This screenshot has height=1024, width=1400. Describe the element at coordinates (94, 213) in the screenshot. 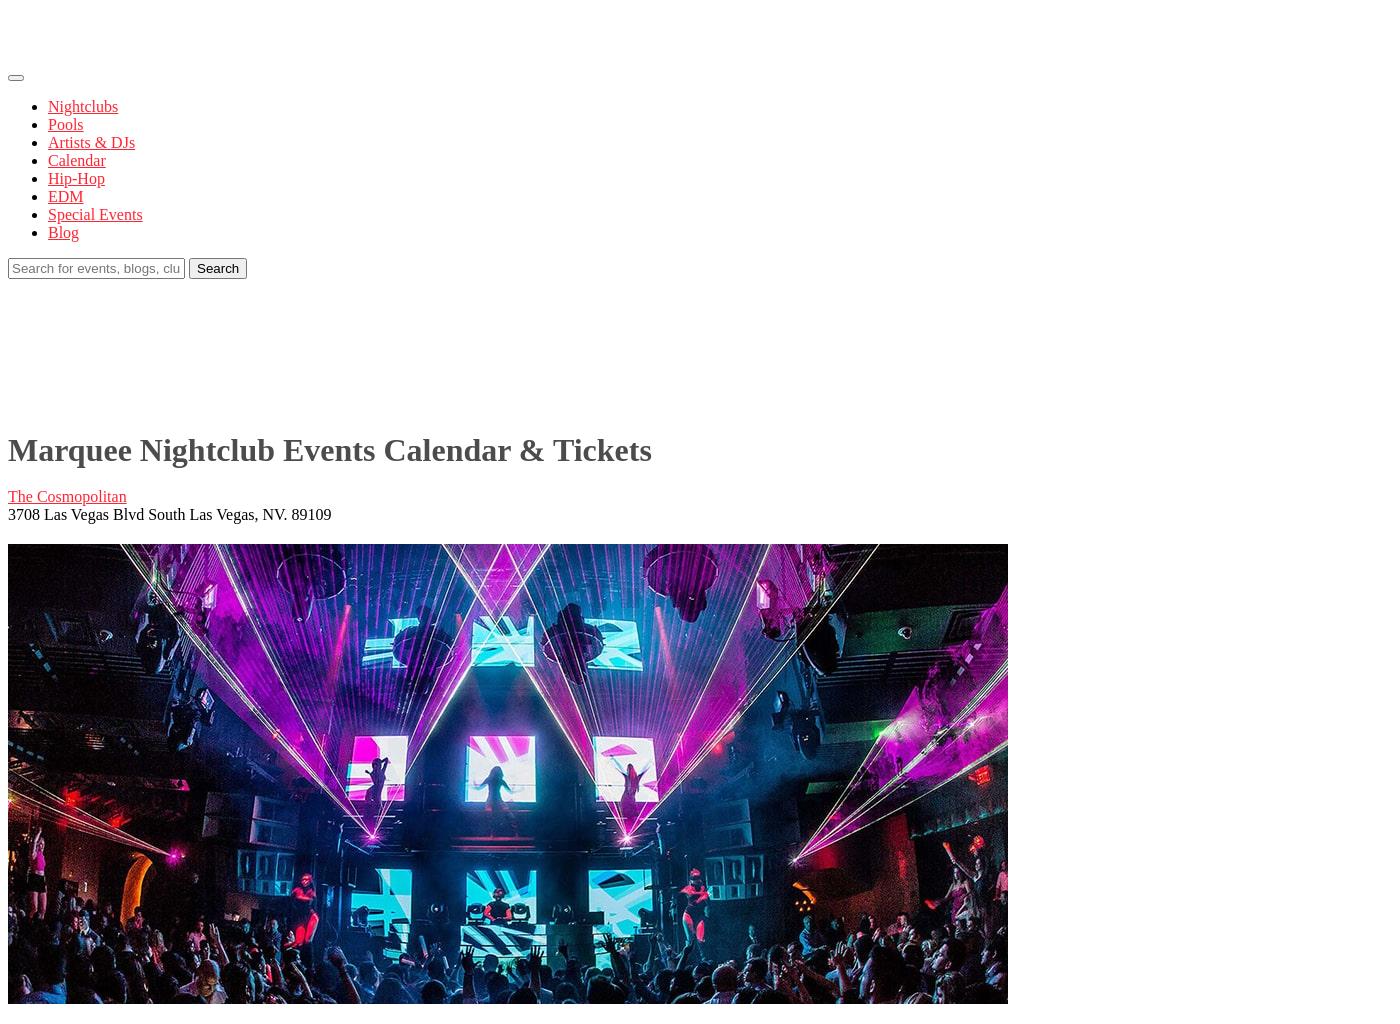

I see `'Special Events'` at that location.